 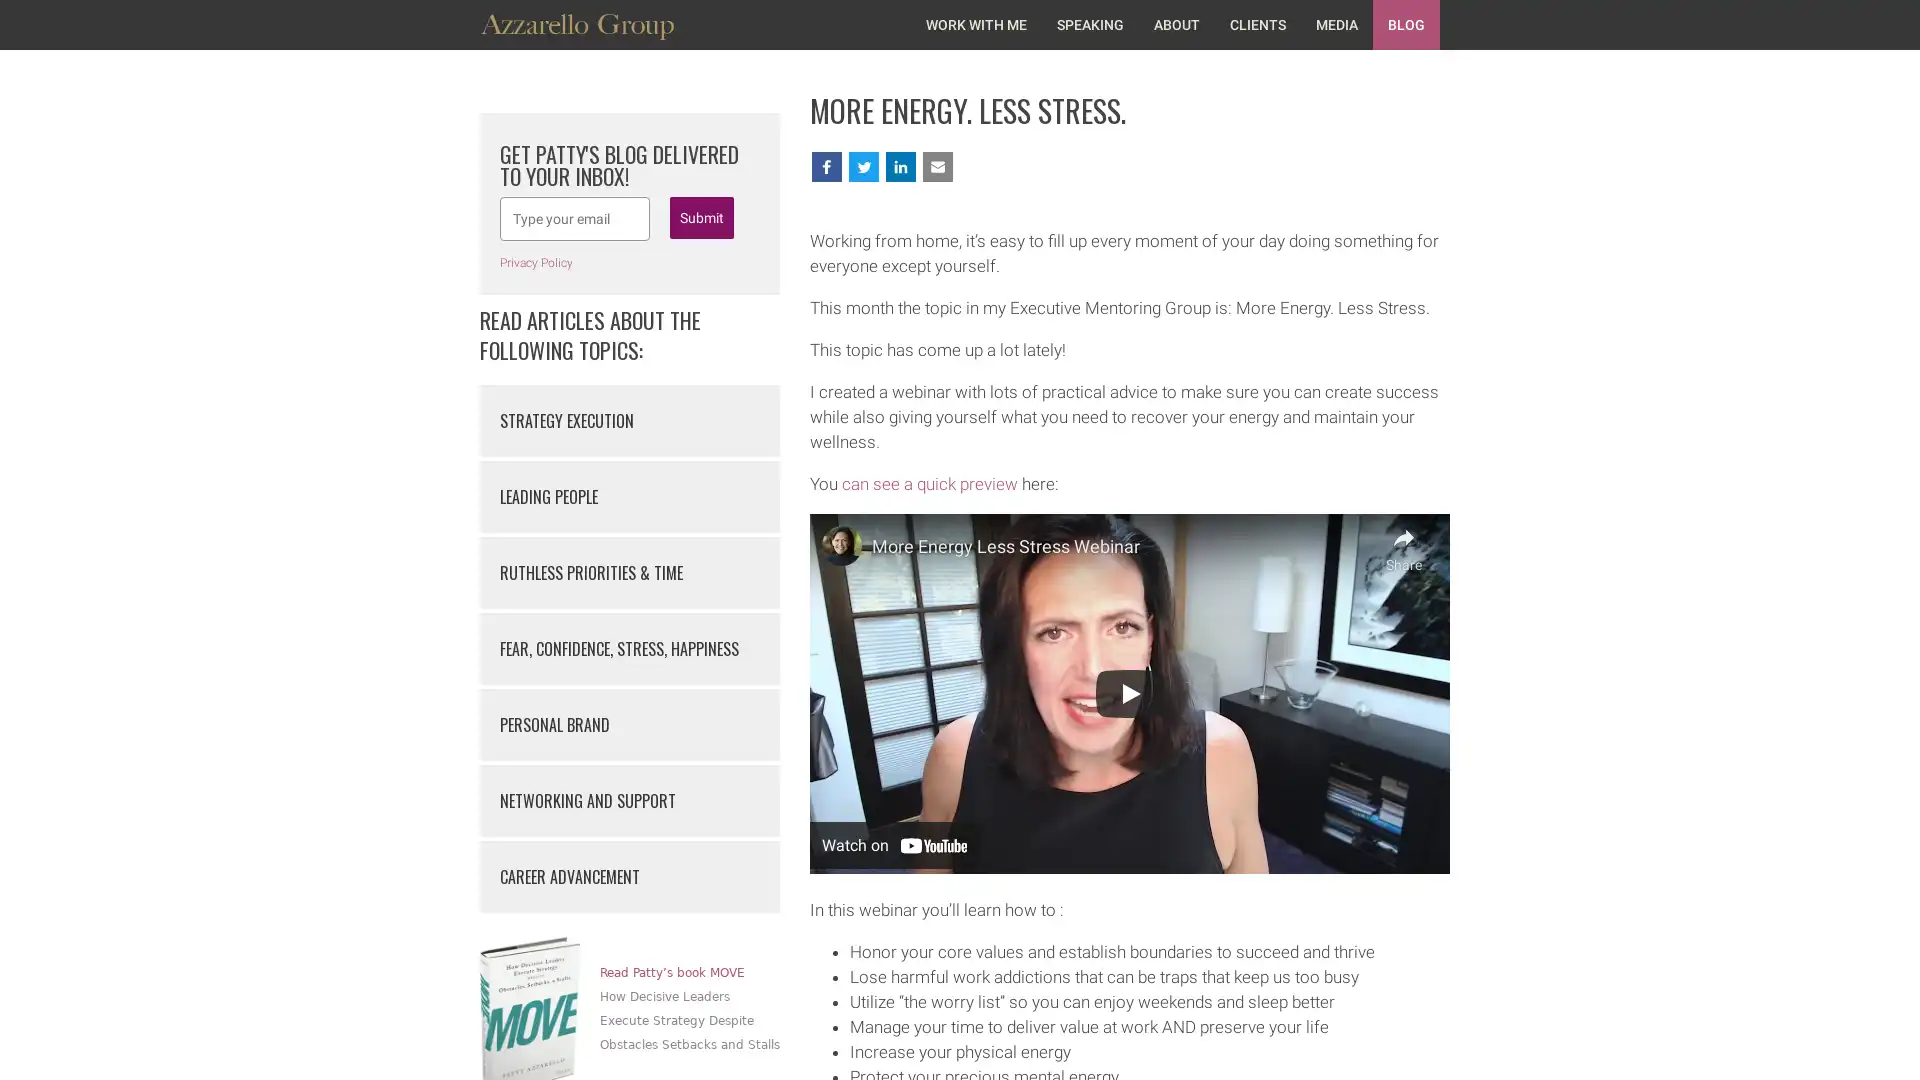 I want to click on STRATEGY EXECUTION, so click(x=628, y=419).